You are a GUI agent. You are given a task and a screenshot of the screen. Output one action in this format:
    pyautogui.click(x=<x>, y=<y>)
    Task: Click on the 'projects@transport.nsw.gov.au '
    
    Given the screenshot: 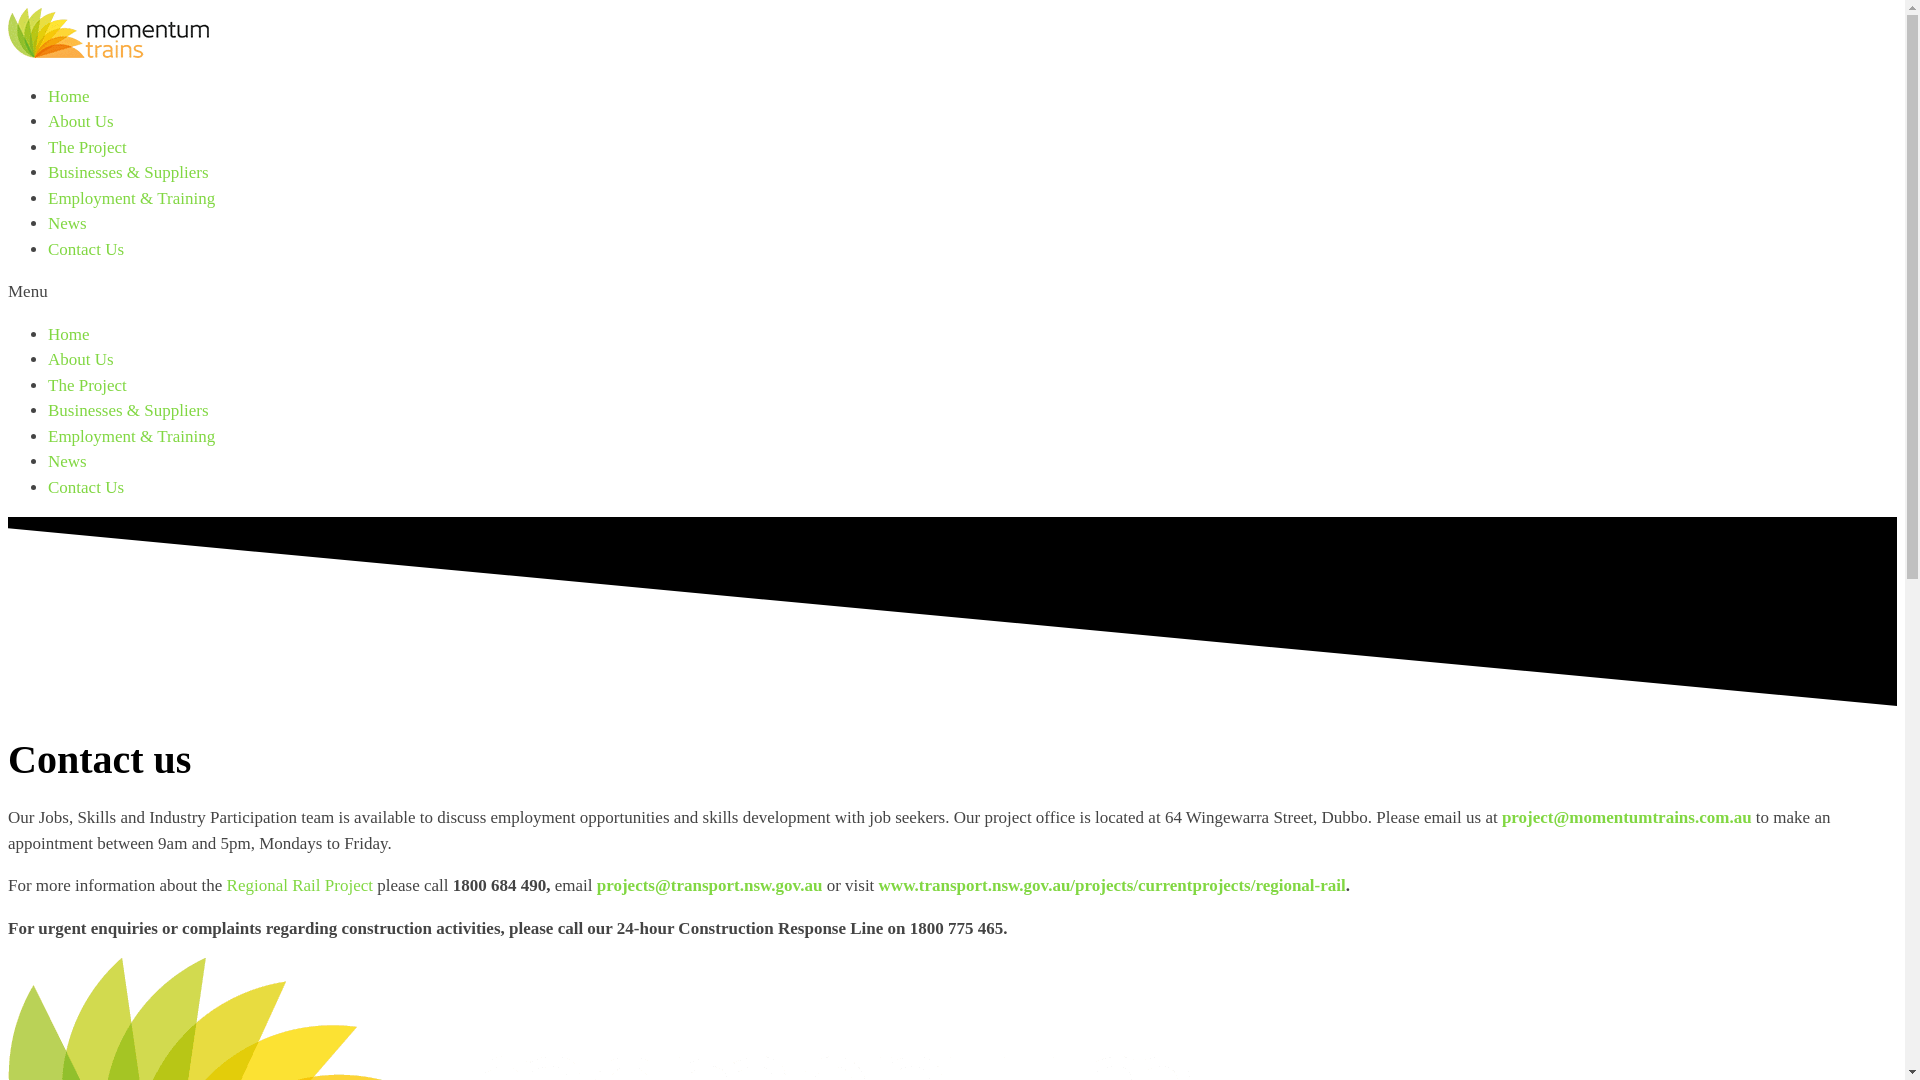 What is the action you would take?
    pyautogui.click(x=711, y=884)
    